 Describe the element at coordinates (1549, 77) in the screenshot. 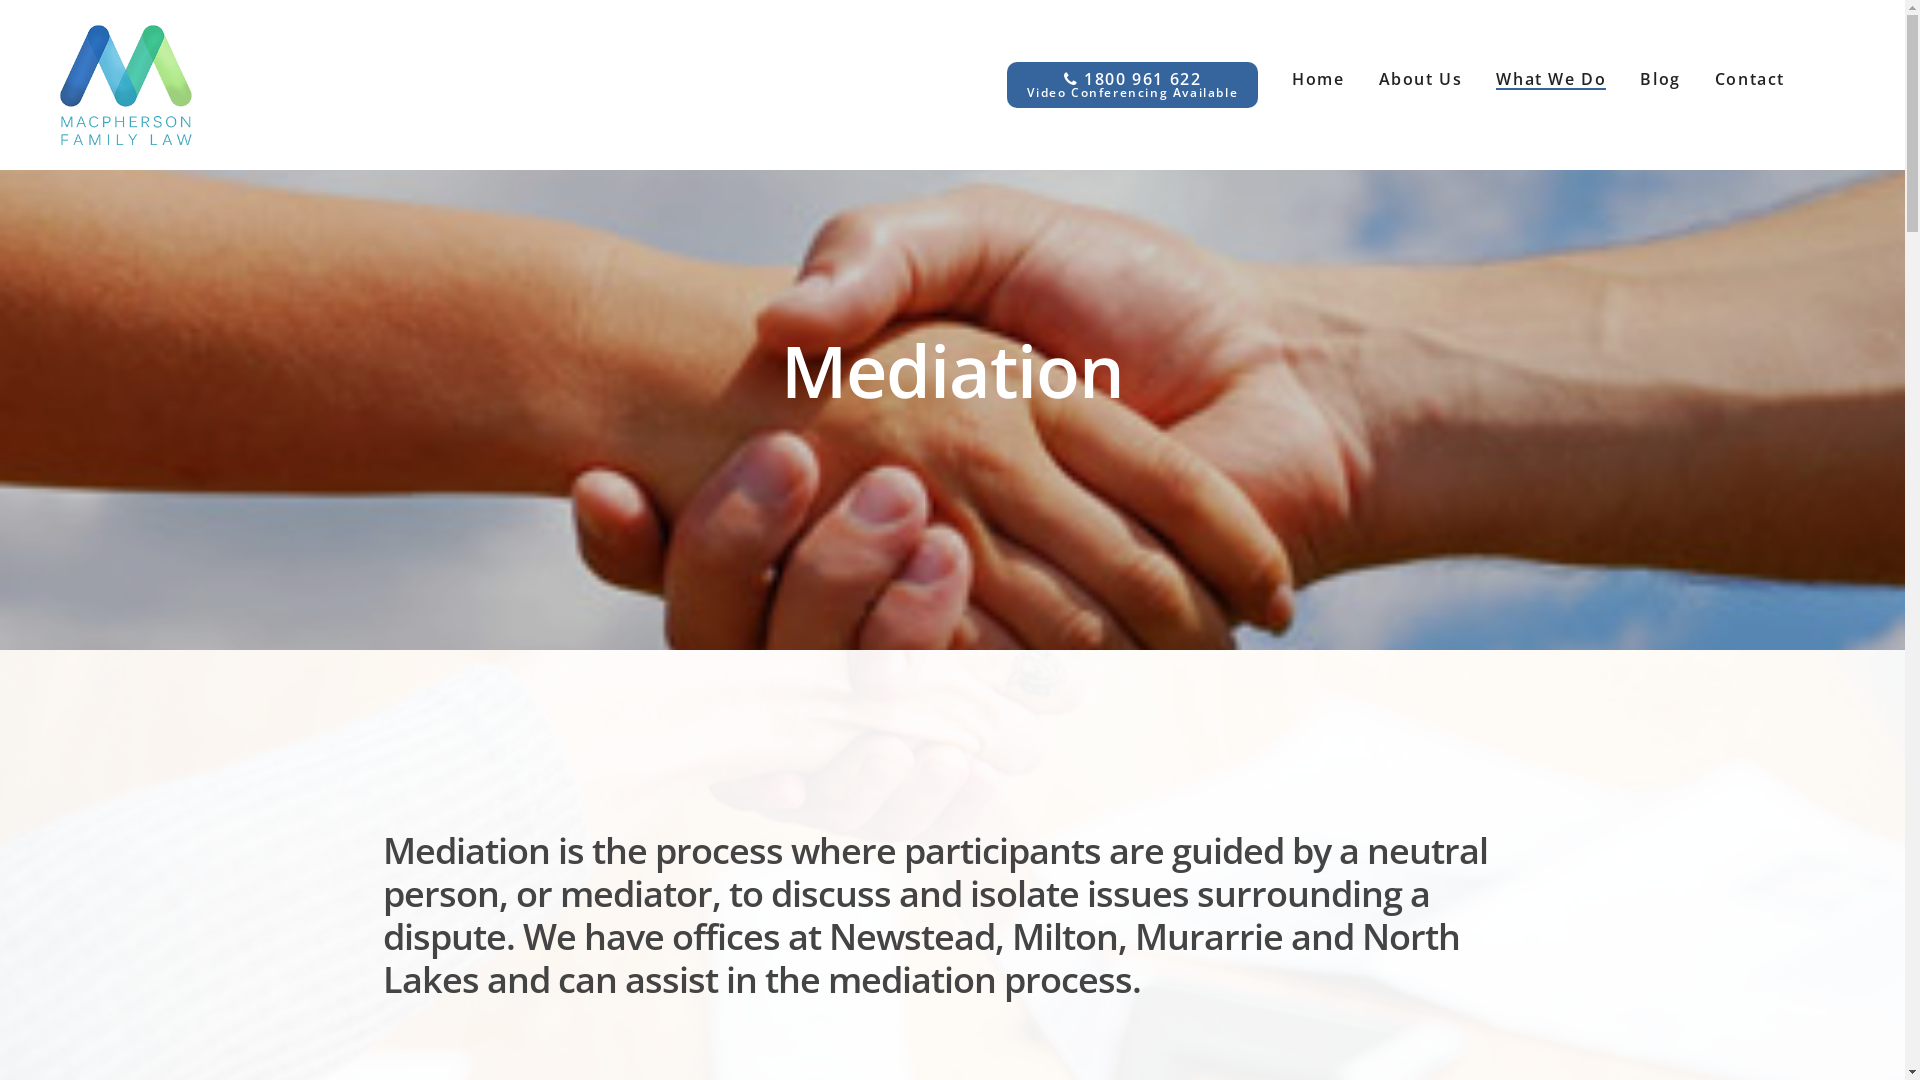

I see `'What We Do'` at that location.